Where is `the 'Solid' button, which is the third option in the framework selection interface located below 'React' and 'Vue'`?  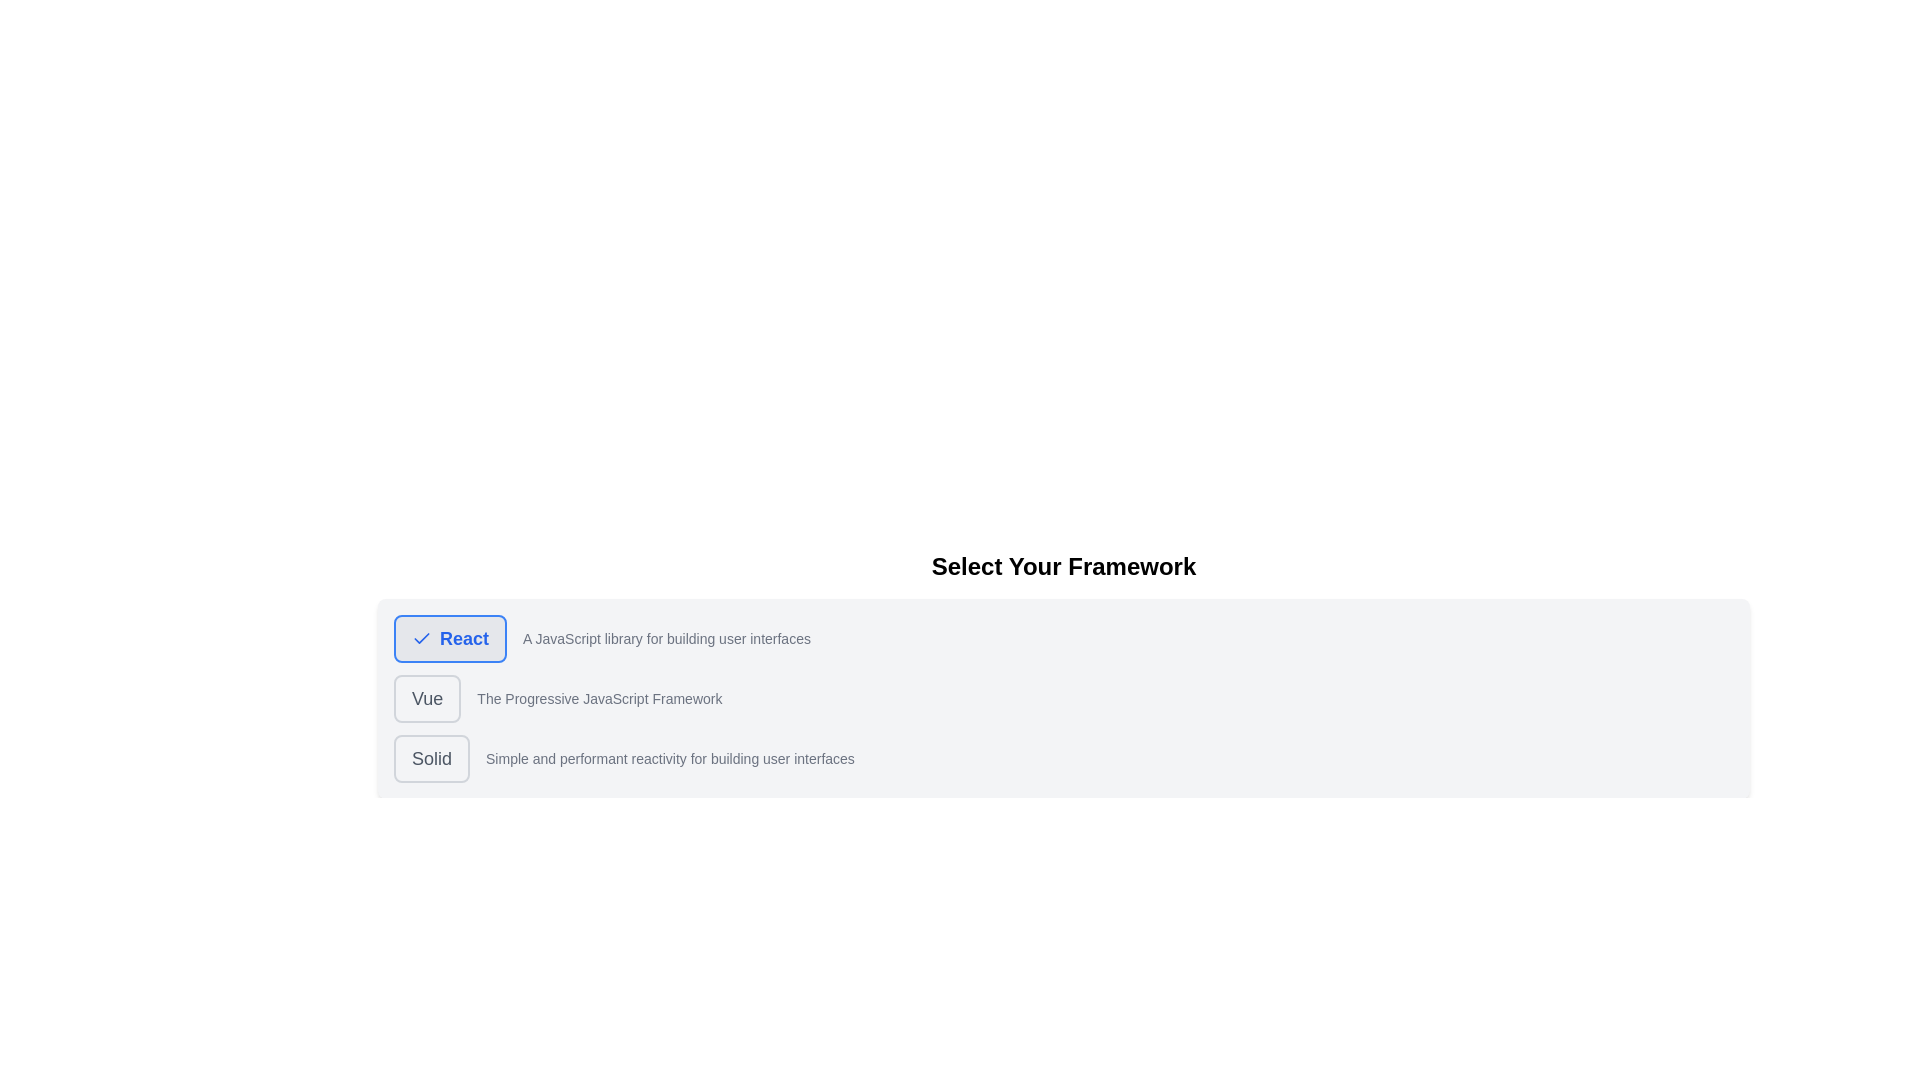
the 'Solid' button, which is the third option in the framework selection interface located below 'React' and 'Vue' is located at coordinates (1063, 759).